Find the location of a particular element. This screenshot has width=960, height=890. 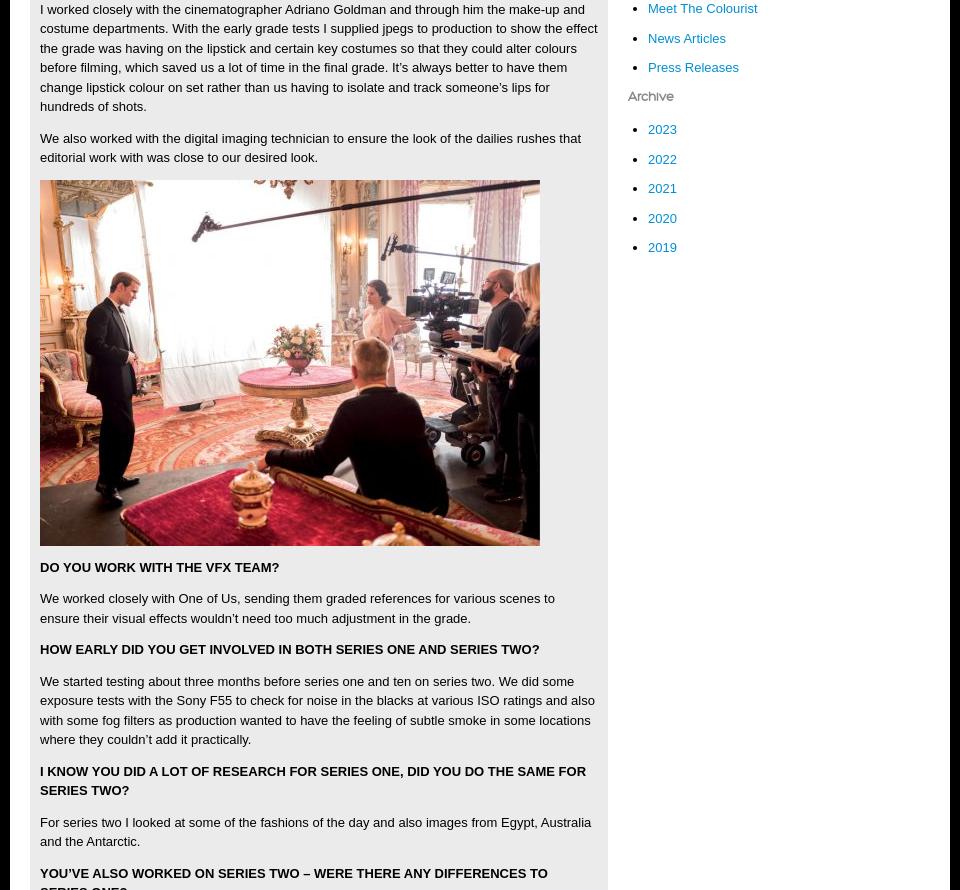

'I KNOW YOU DID A LOT OF RESEARCH FOR SERIES ONE, DID YOU DO THE SAME FOR SERIES TWO?' is located at coordinates (312, 780).